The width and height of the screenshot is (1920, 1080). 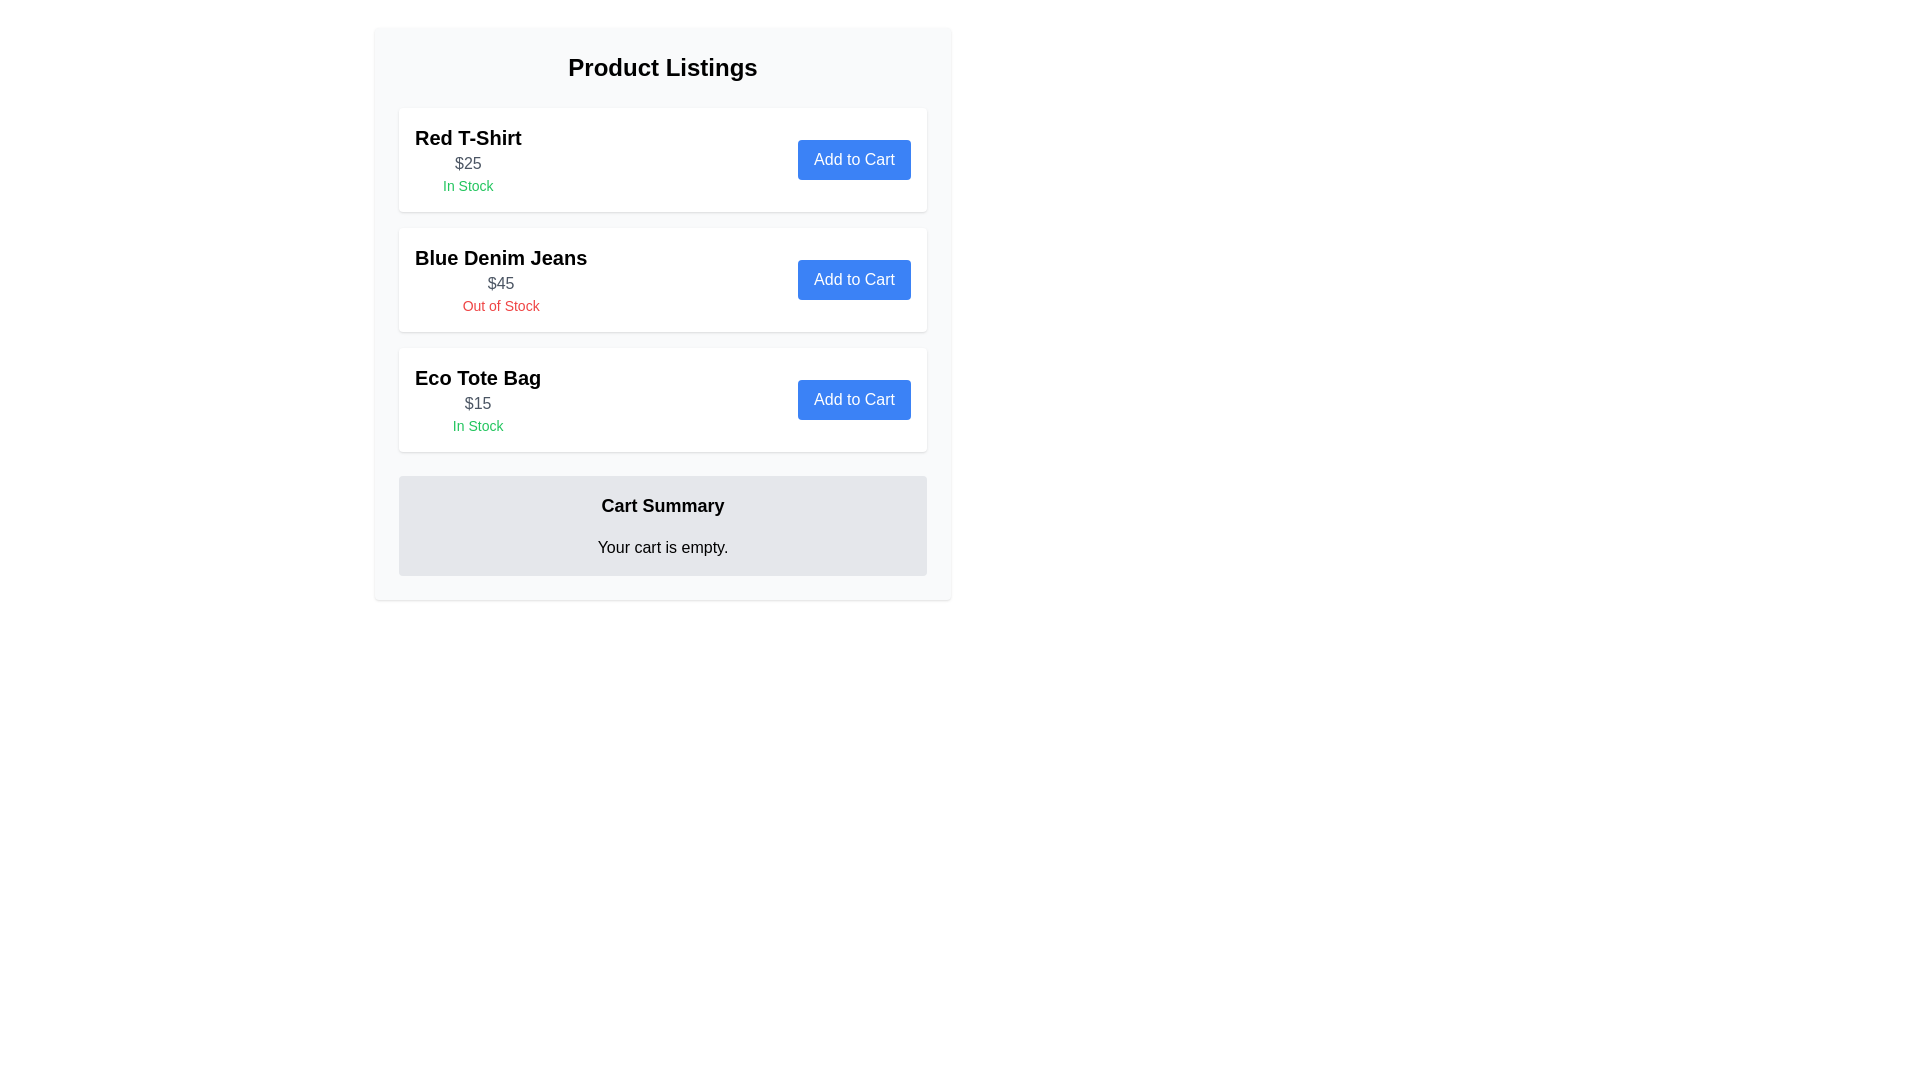 I want to click on the 'In Stock' static text label element that is displayed in green below the price of the product listed as '$25', so click(x=467, y=185).